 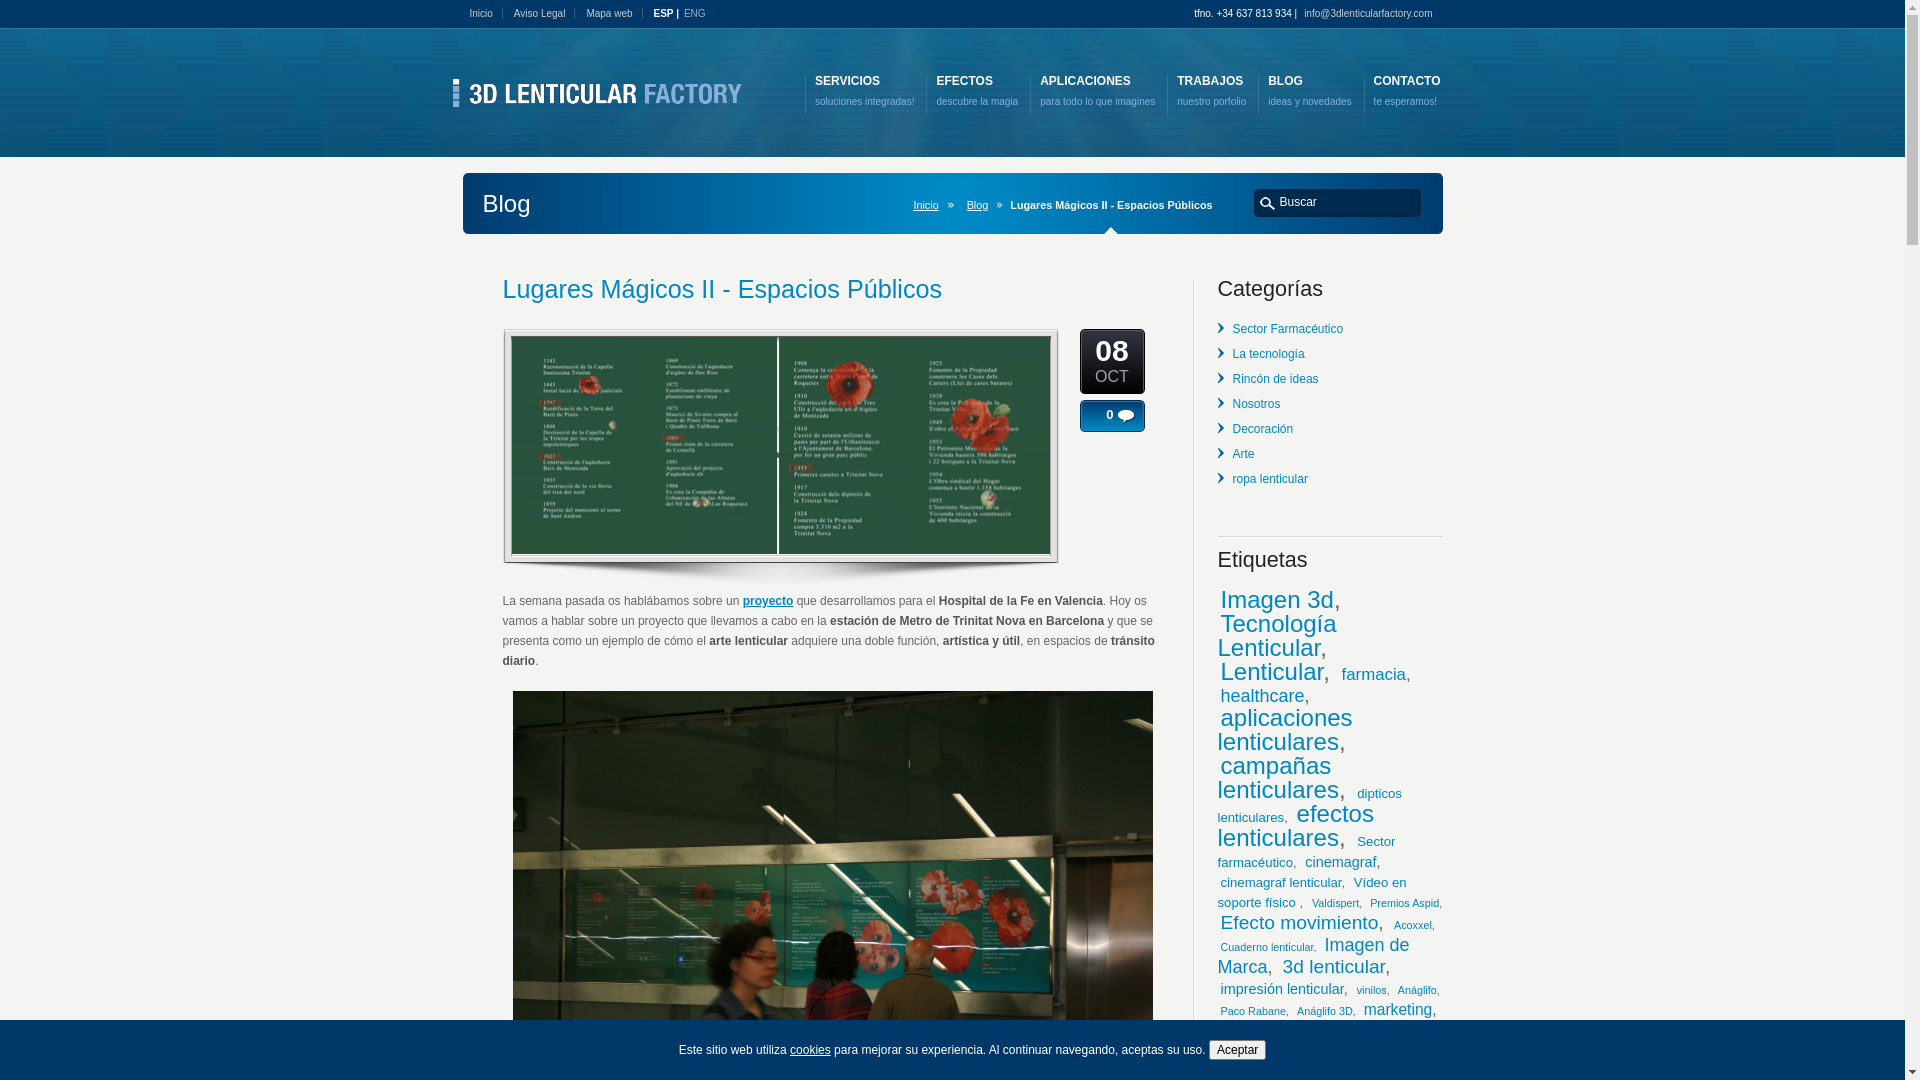 I want to click on 'ropa lenticular', so click(x=1268, y=478).